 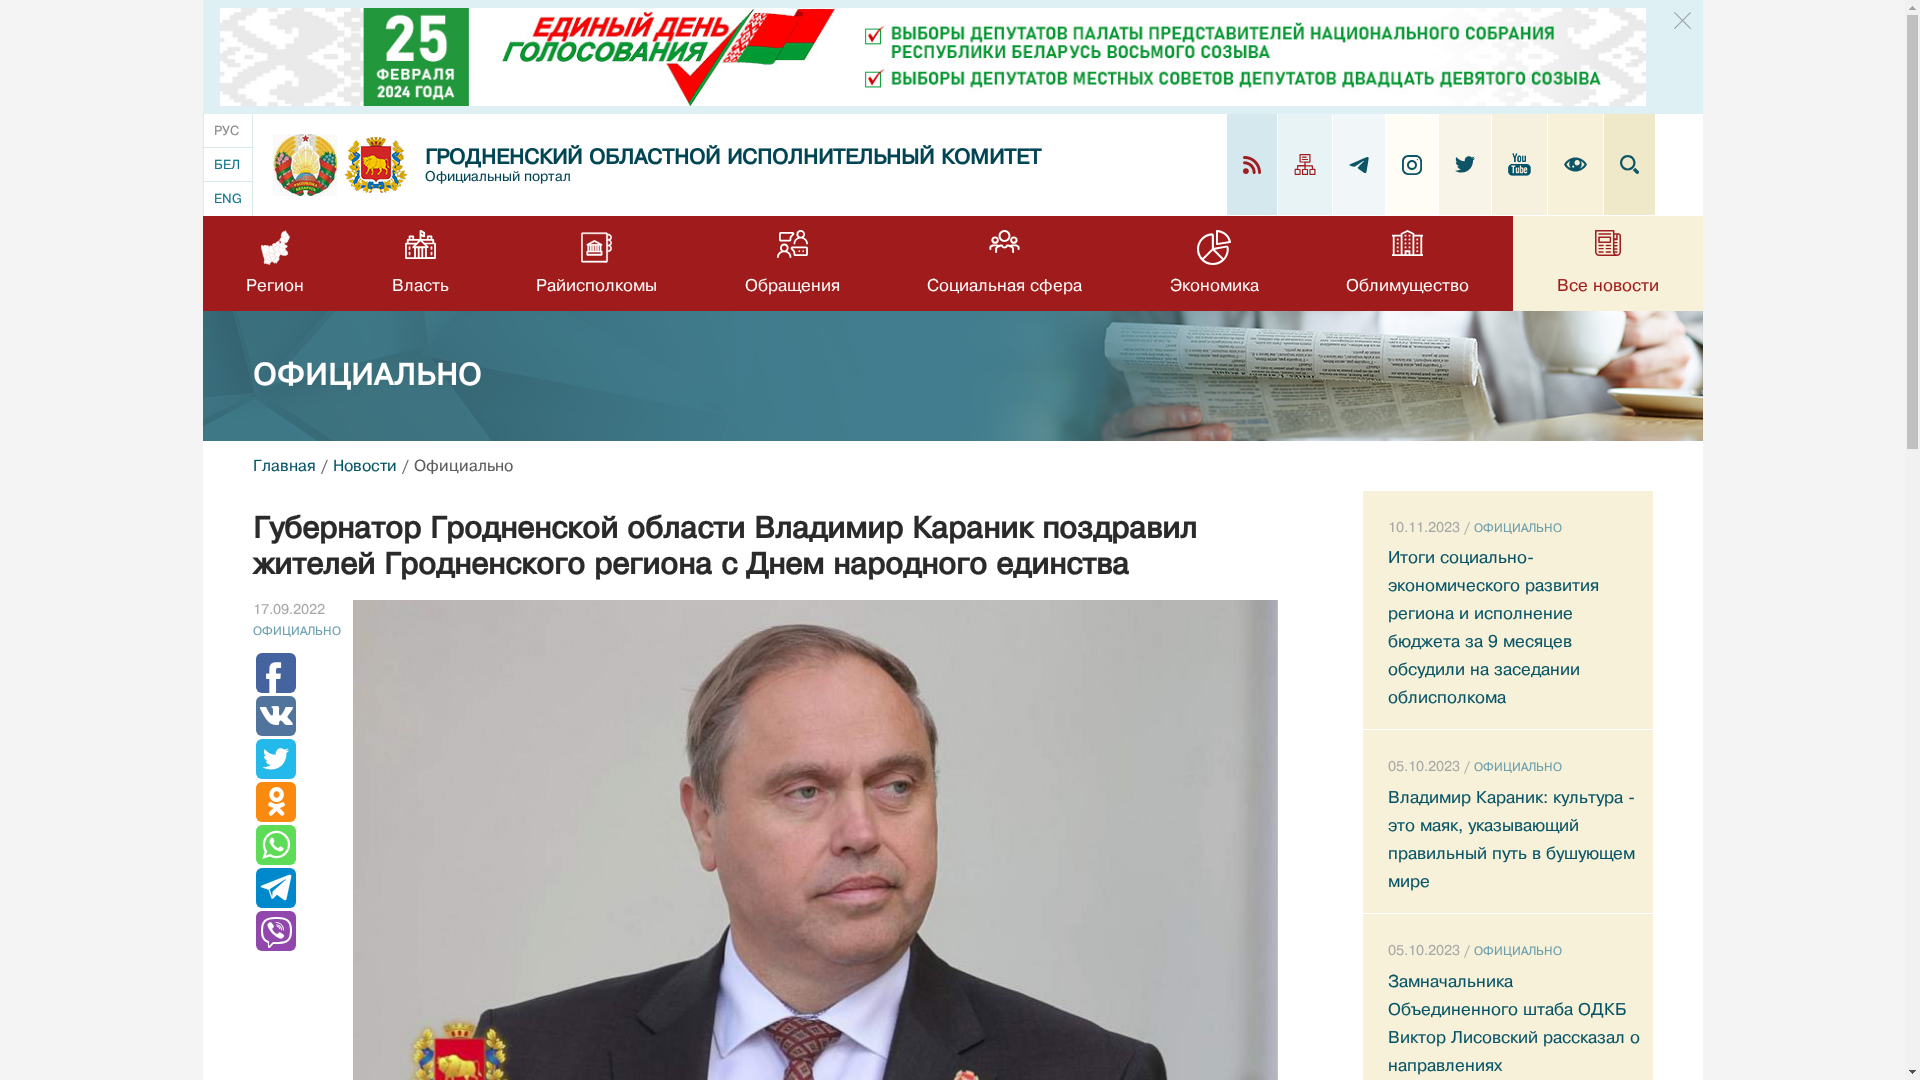 I want to click on 'Youtube', so click(x=1507, y=163).